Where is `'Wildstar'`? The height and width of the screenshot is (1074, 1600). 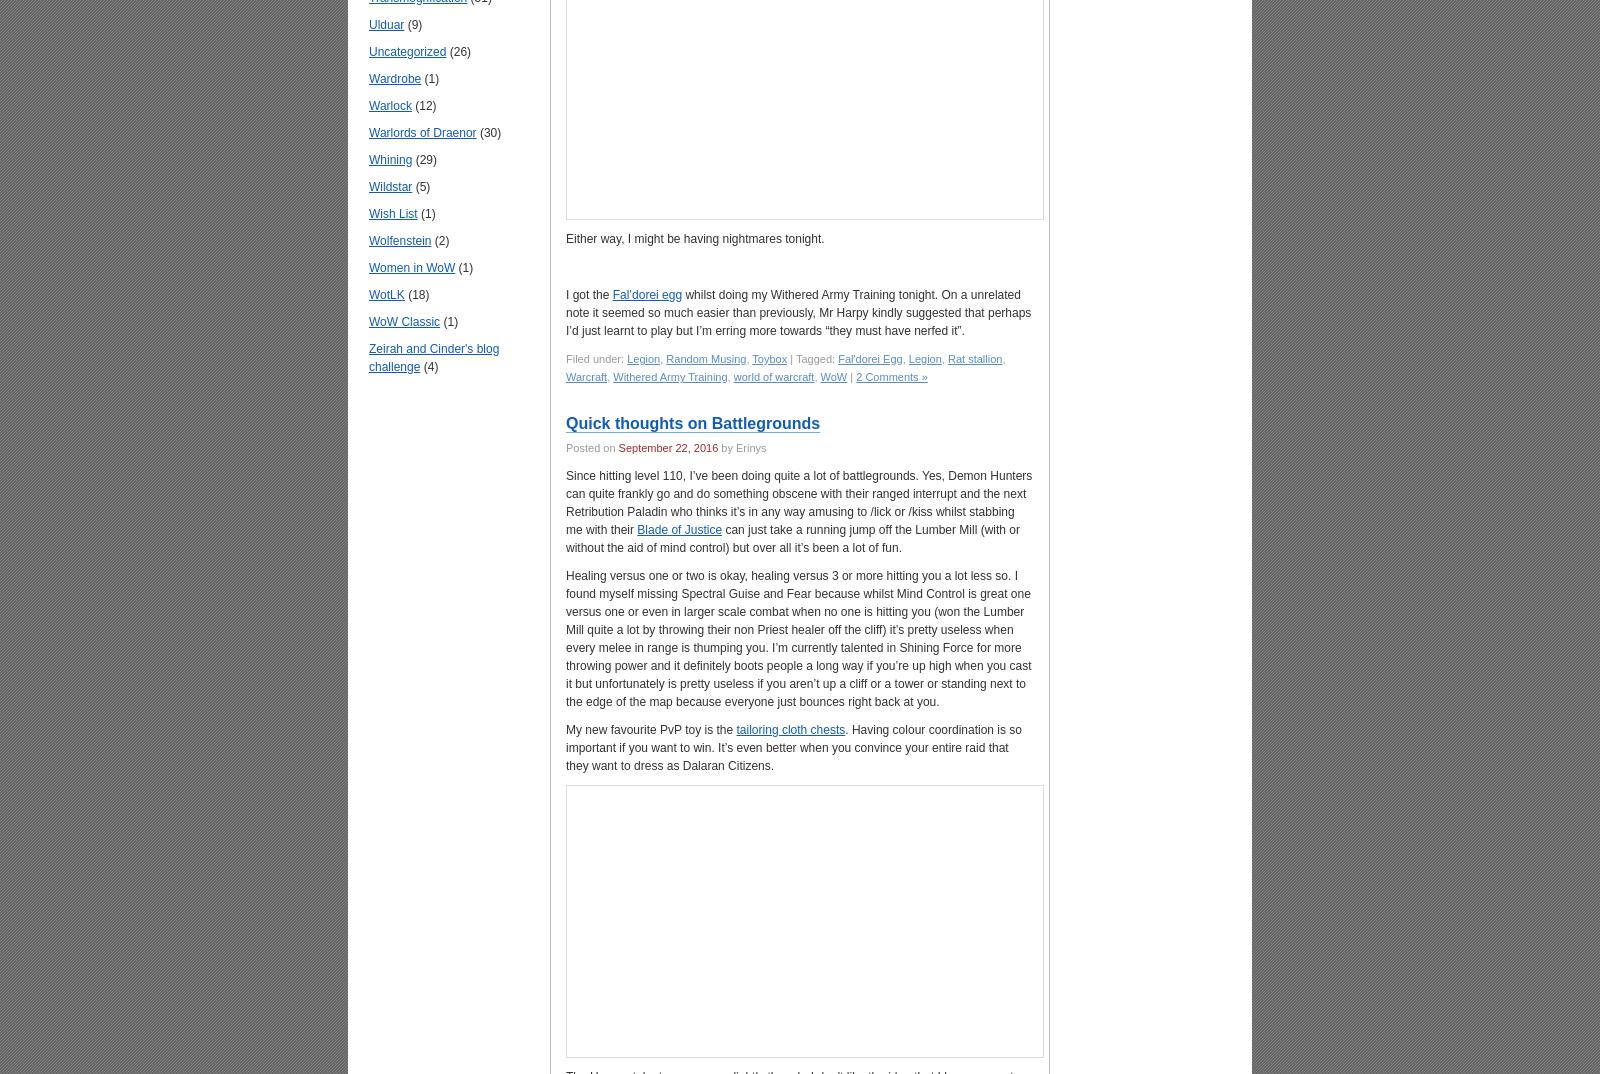
'Wildstar' is located at coordinates (390, 186).